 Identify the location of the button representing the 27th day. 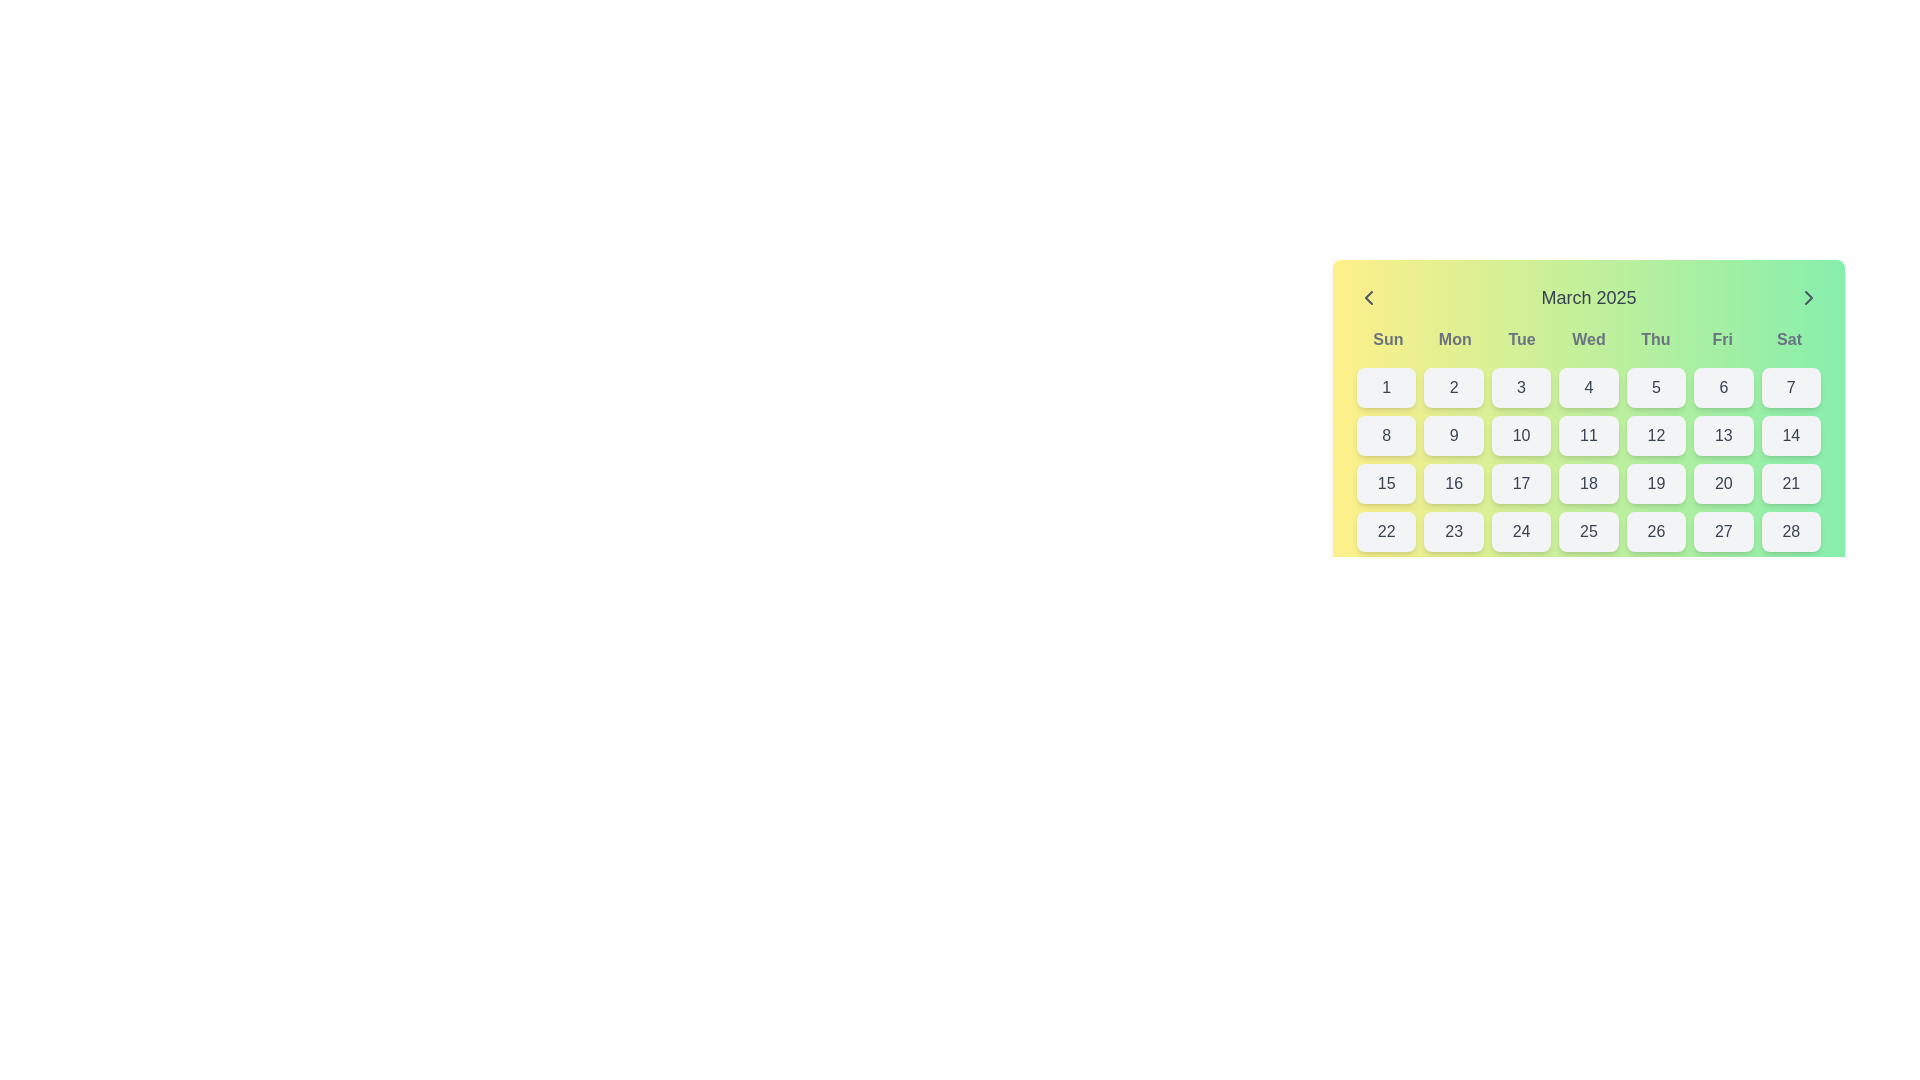
(1722, 531).